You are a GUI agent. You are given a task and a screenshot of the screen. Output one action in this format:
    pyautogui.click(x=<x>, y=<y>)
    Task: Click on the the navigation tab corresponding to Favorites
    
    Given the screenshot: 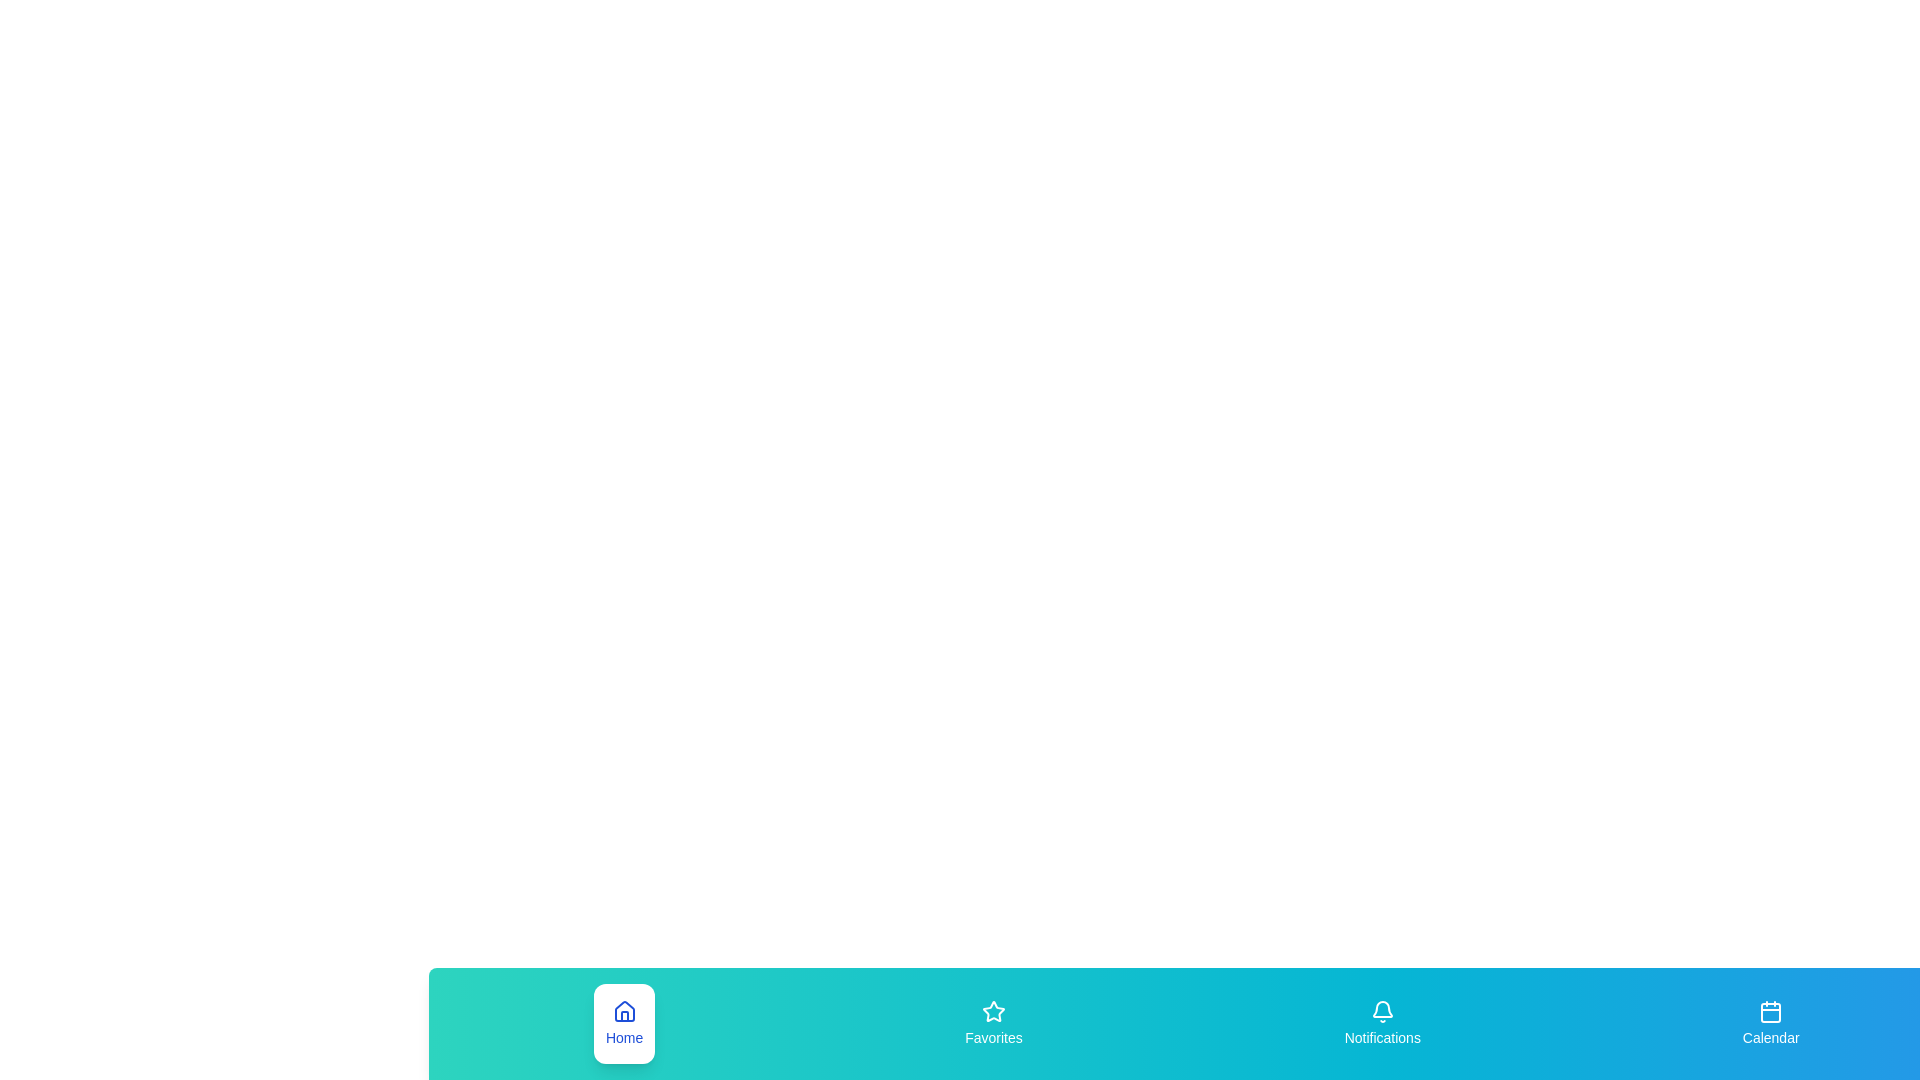 What is the action you would take?
    pyautogui.click(x=993, y=1023)
    